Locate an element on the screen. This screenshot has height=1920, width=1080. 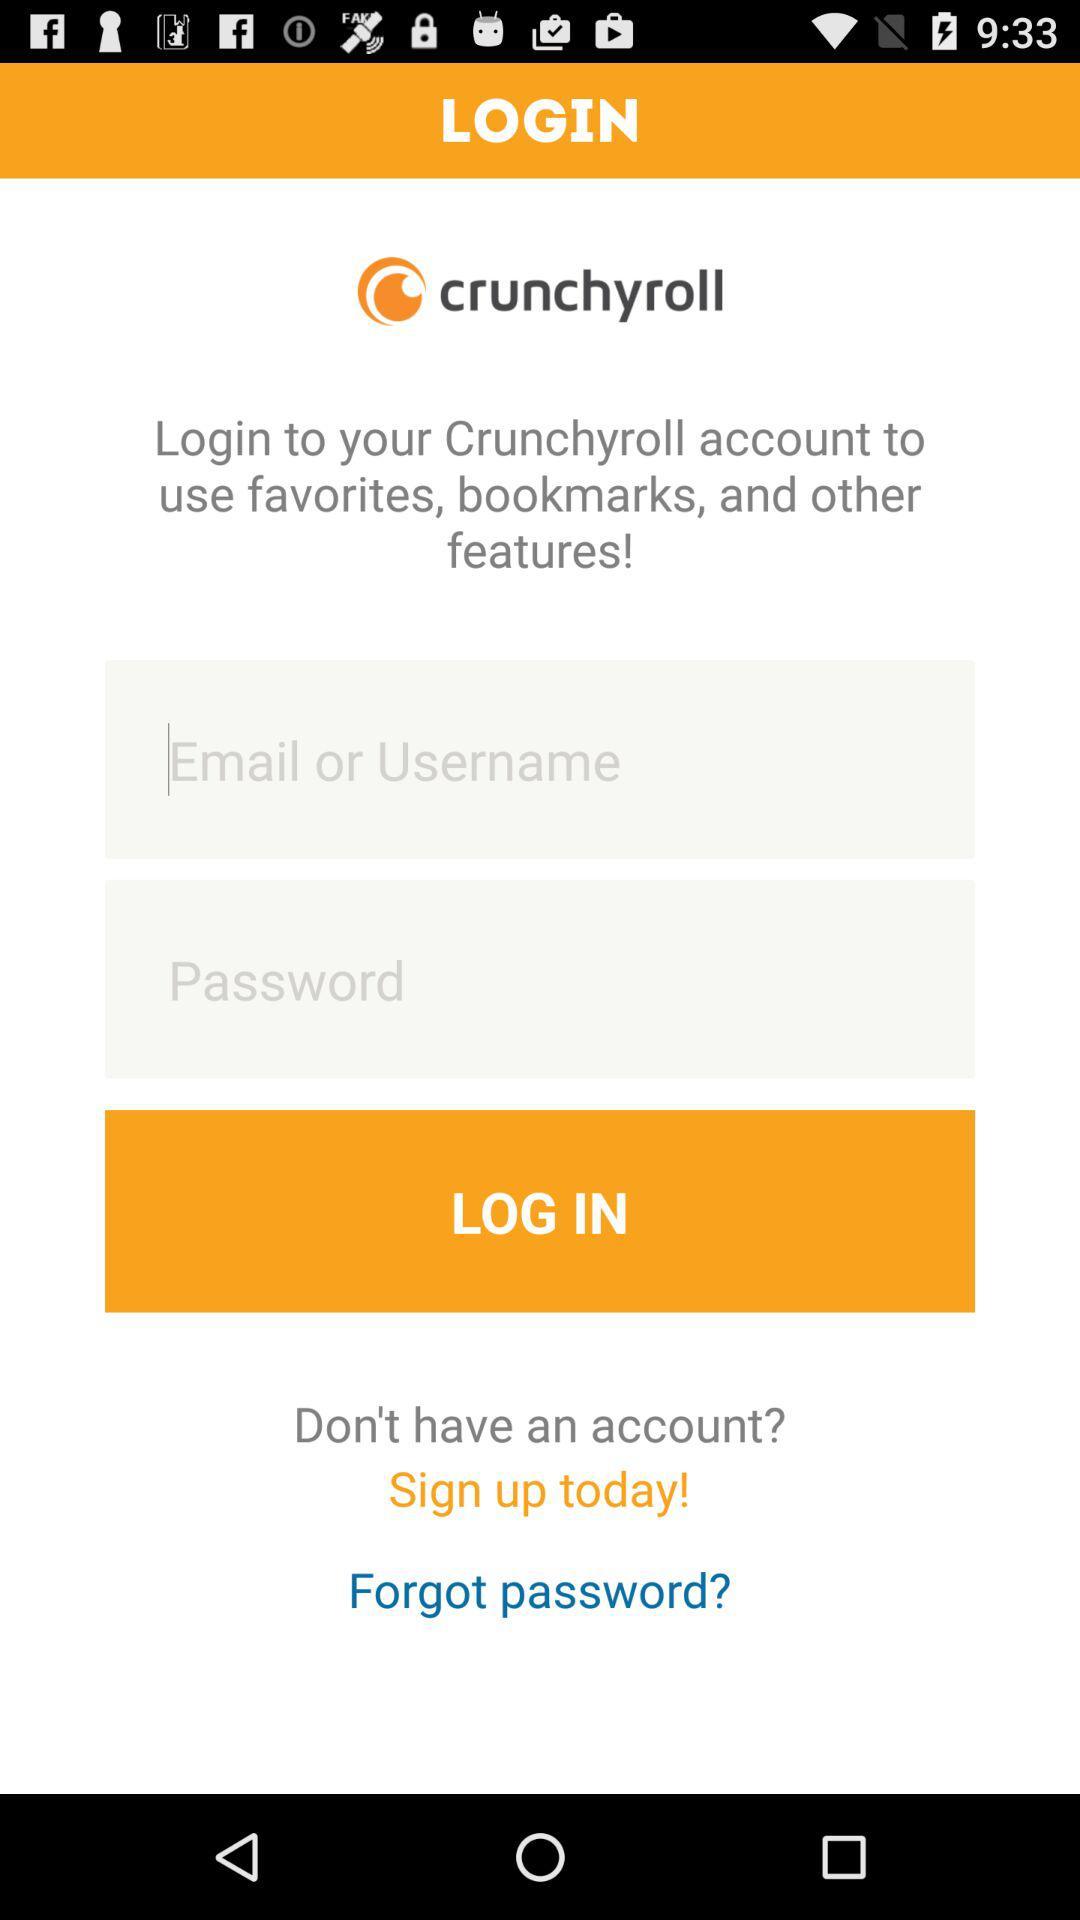
login to cruncyroll is located at coordinates (540, 758).